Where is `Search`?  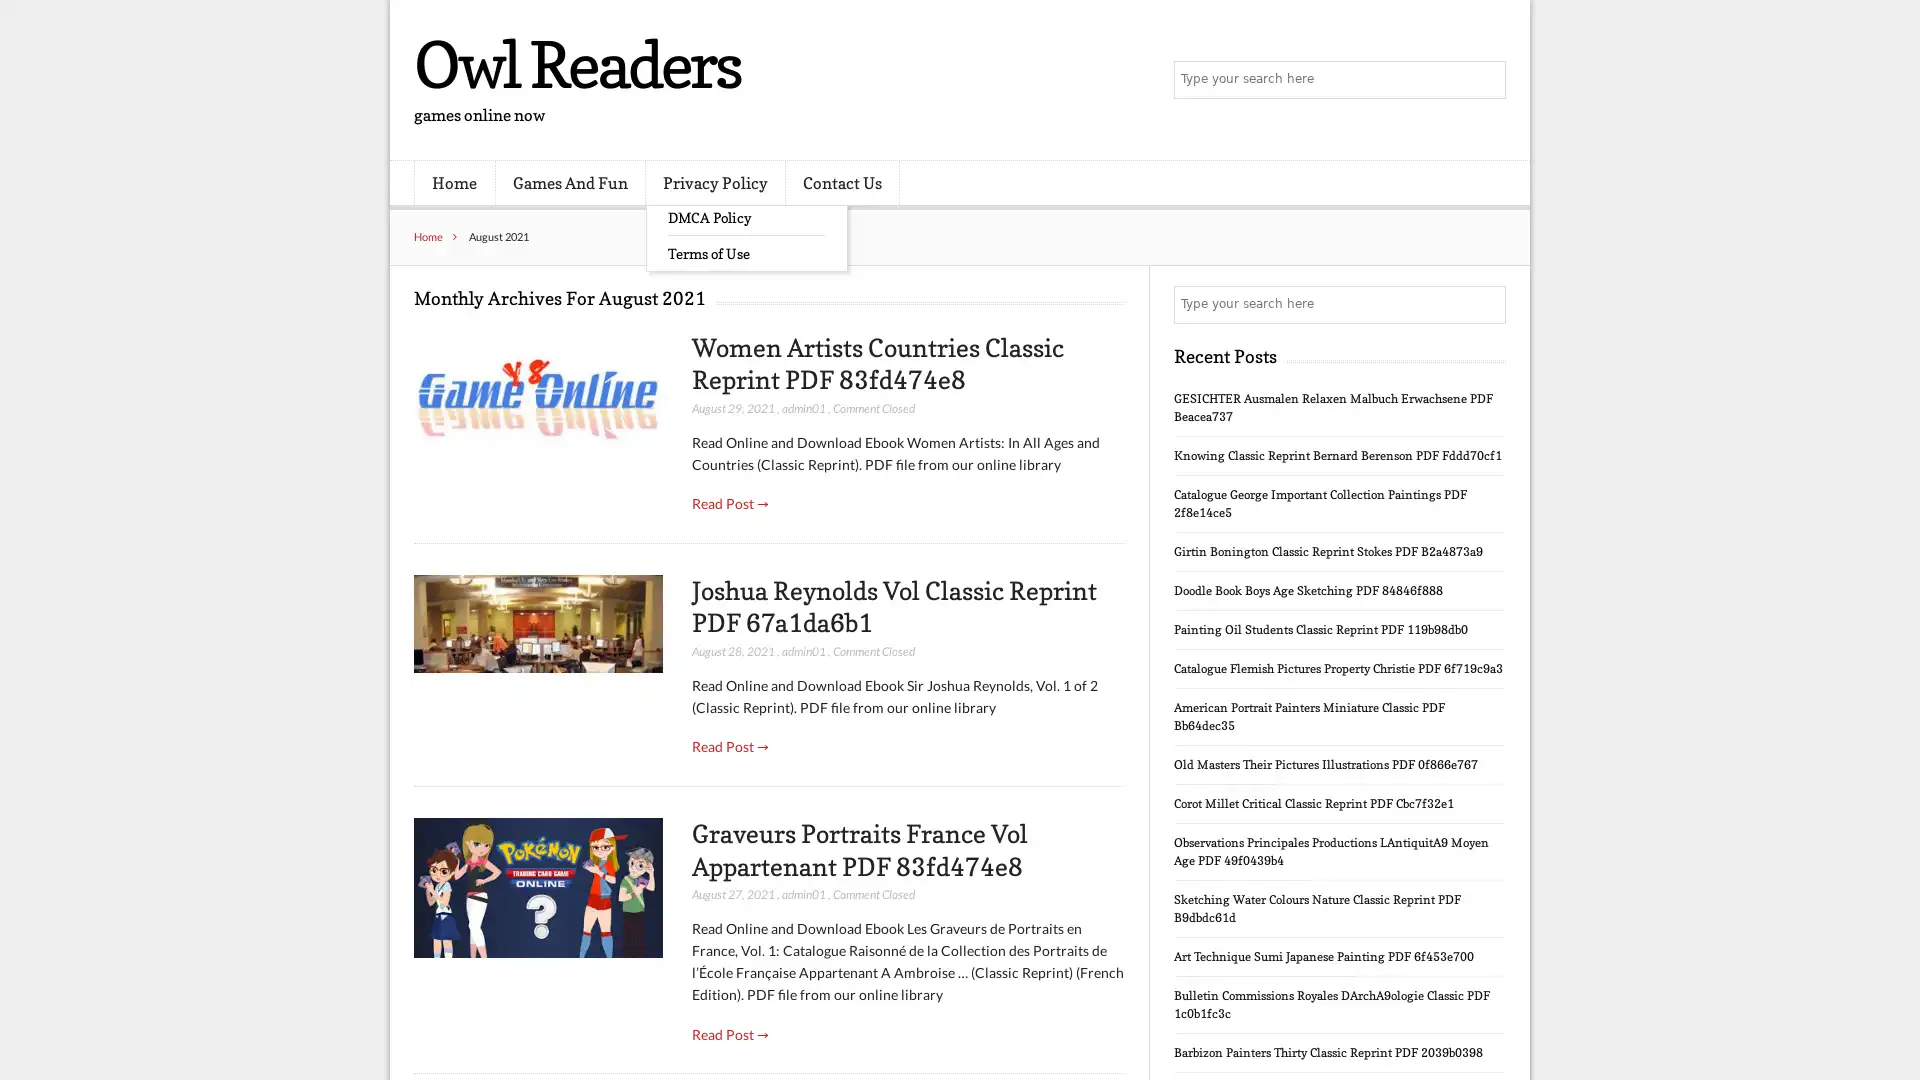 Search is located at coordinates (1485, 304).